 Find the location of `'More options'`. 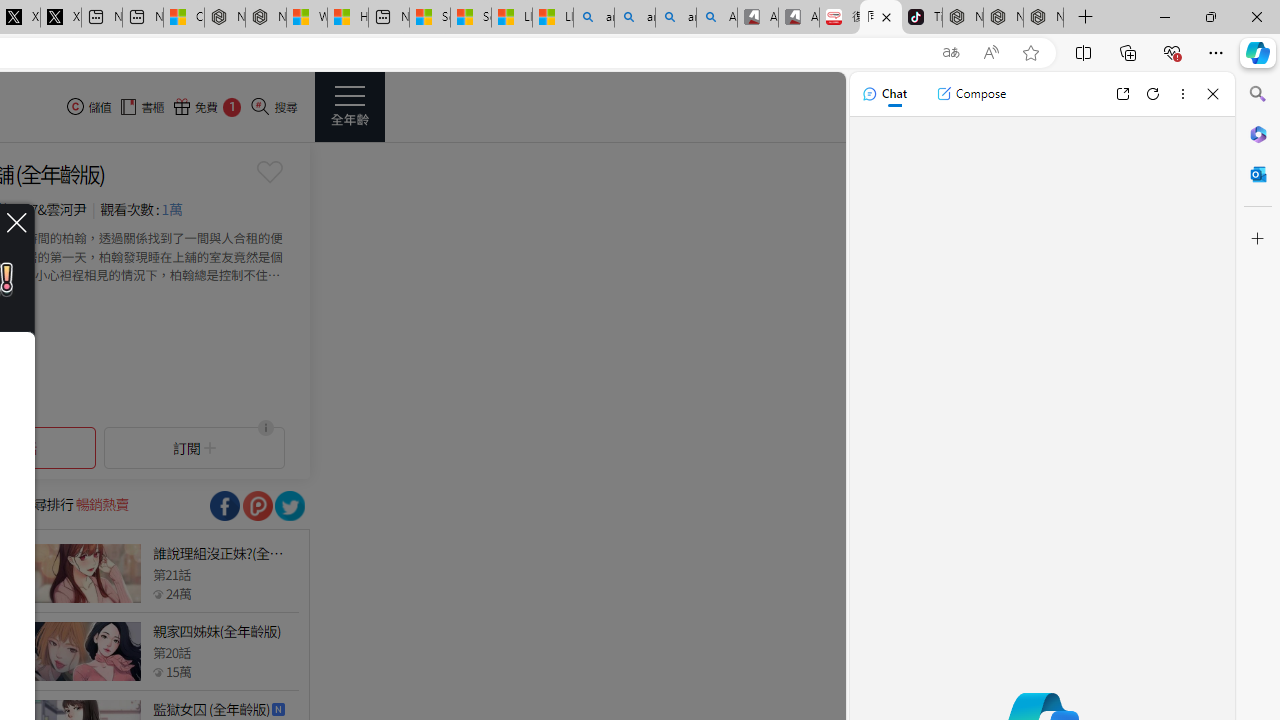

'More options' is located at coordinates (1182, 93).